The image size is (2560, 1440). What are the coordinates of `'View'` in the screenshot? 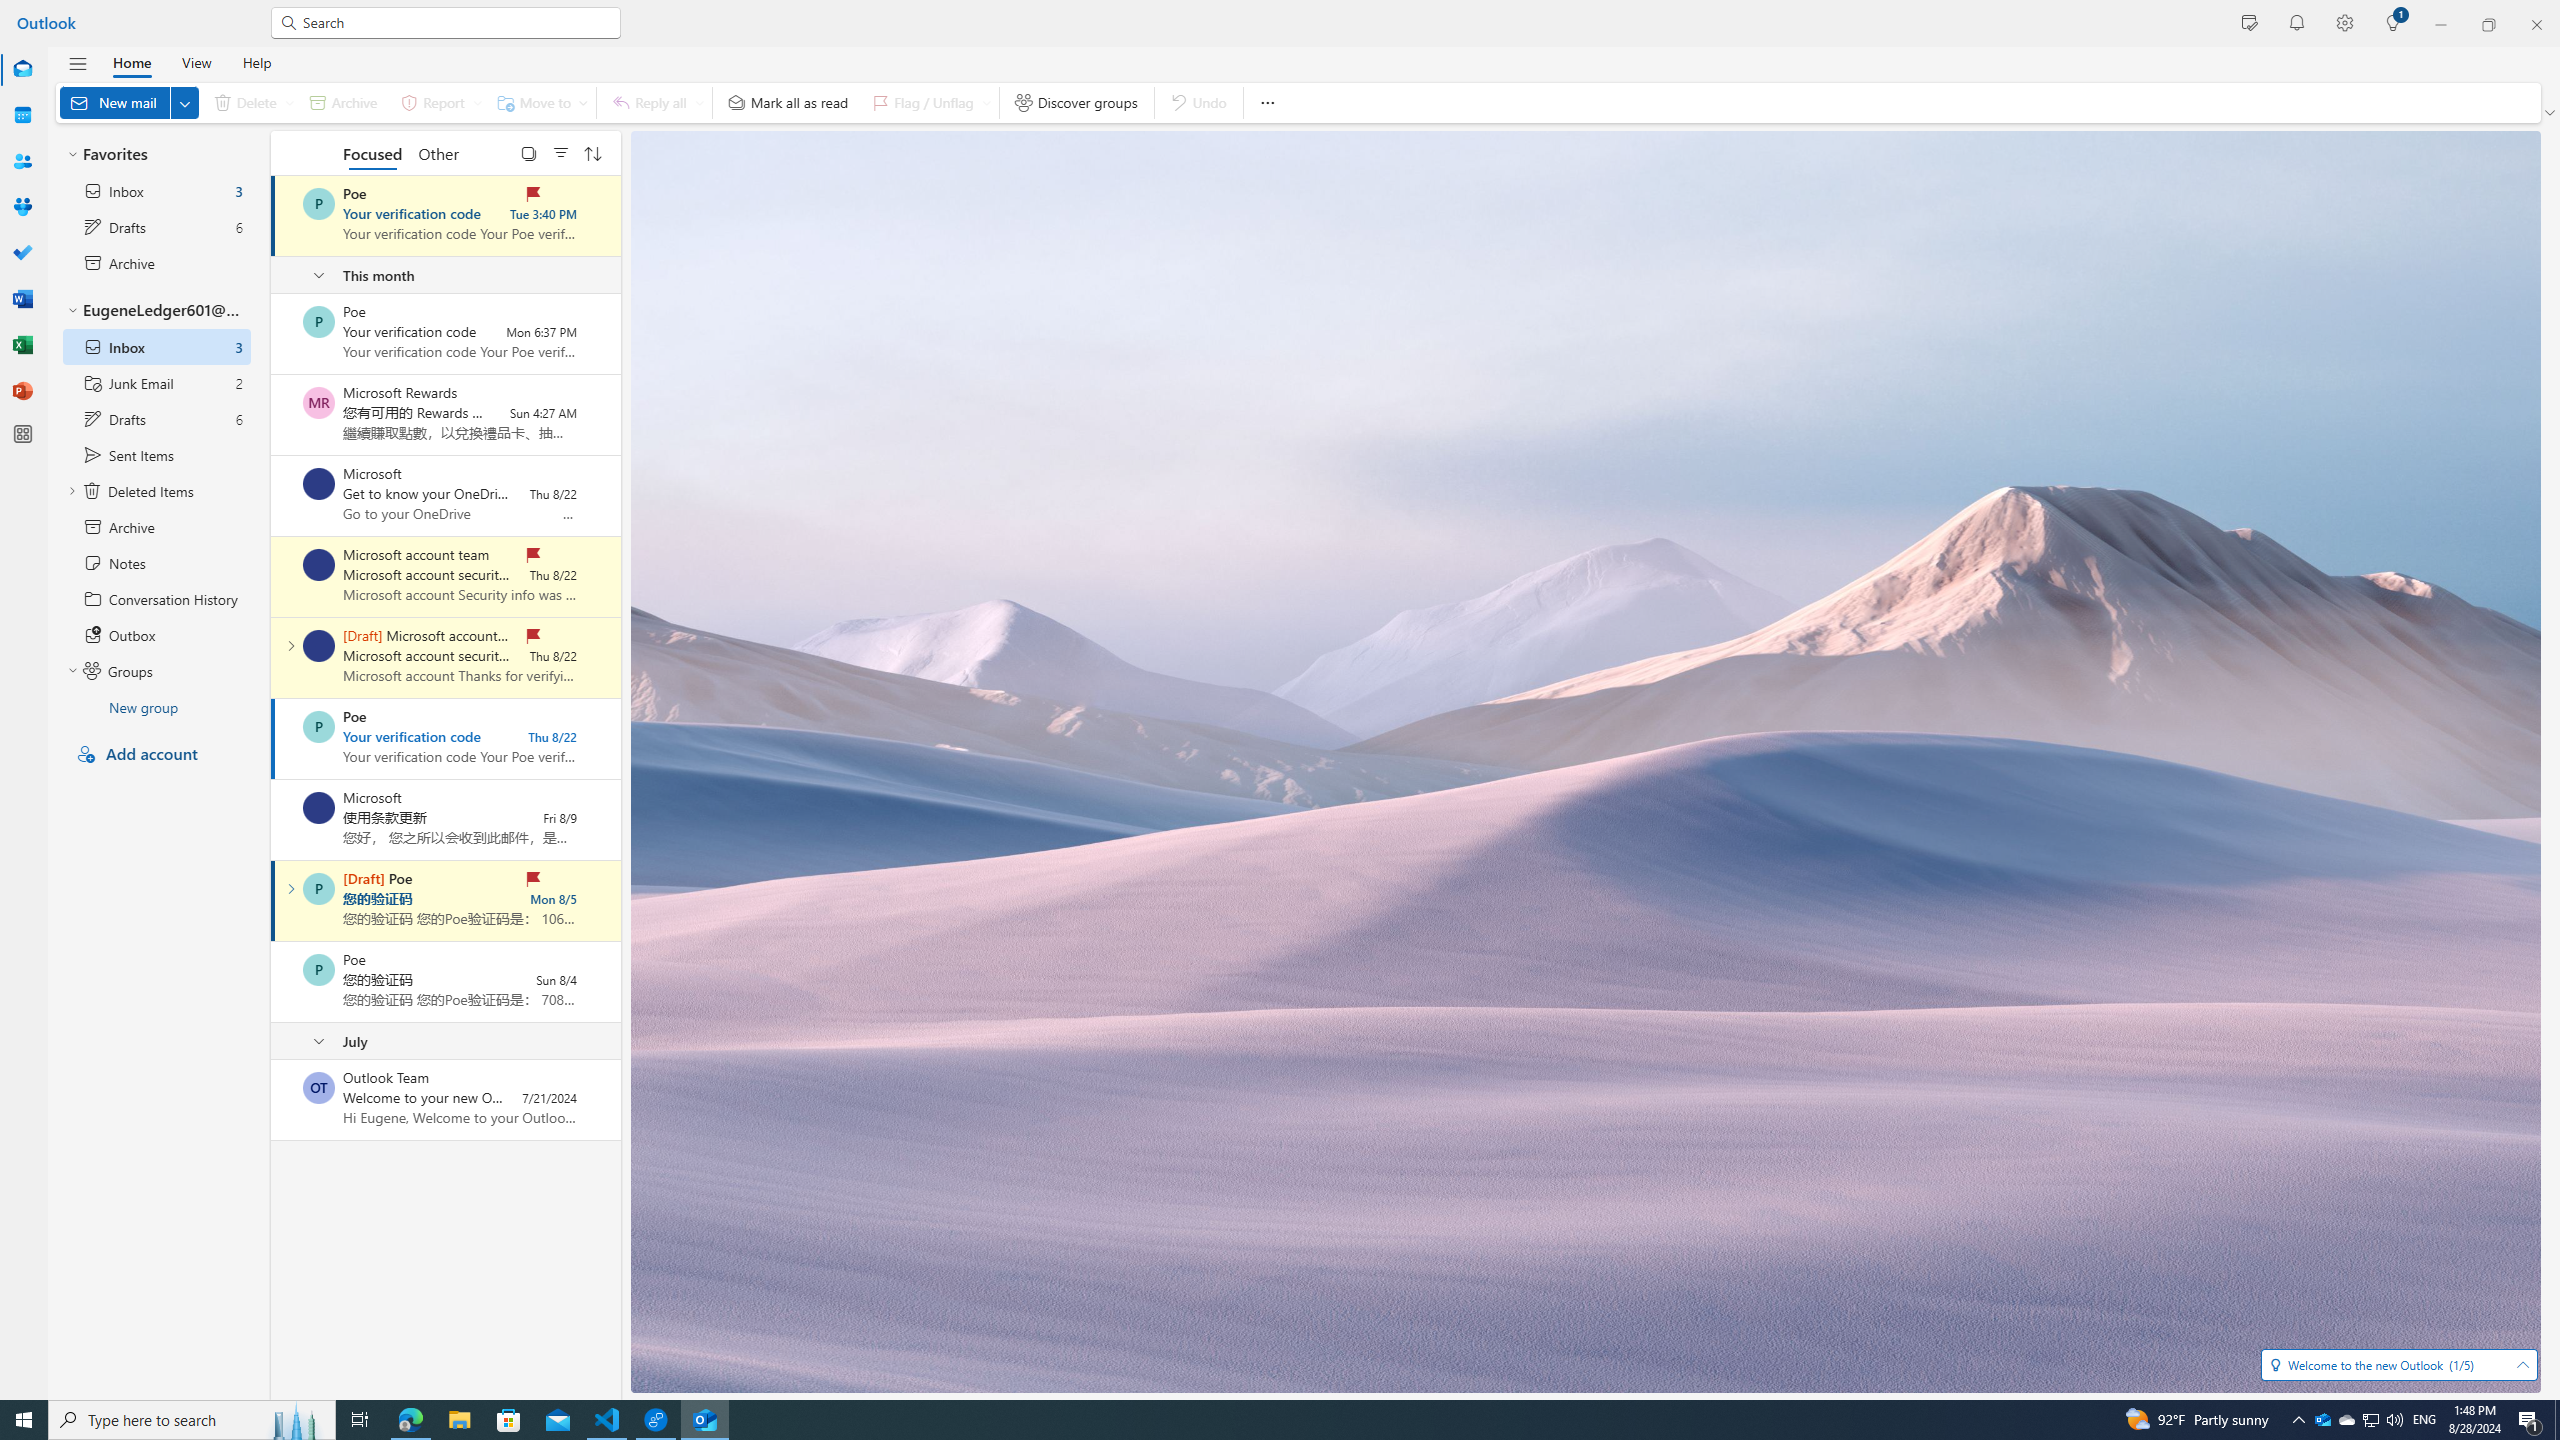 It's located at (196, 61).